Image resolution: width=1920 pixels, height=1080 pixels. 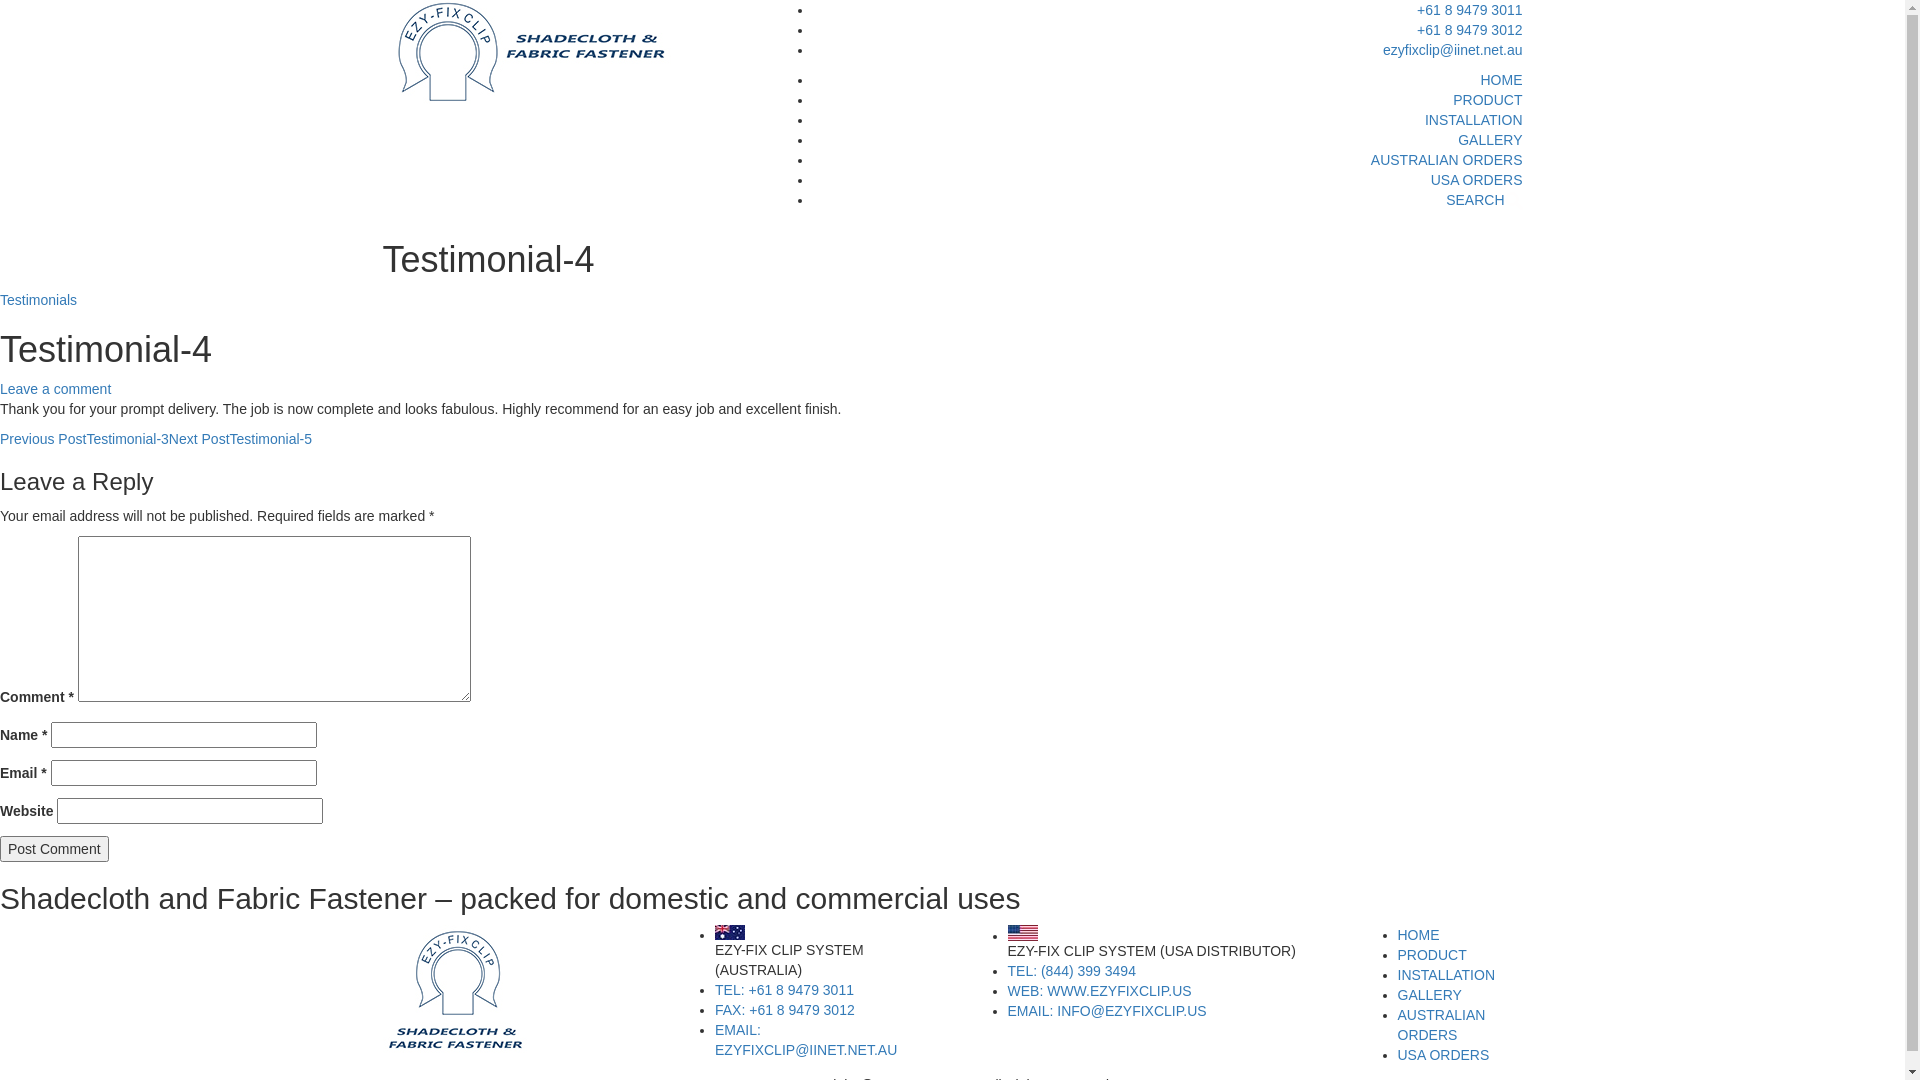 What do you see at coordinates (1446, 974) in the screenshot?
I see `'INSTALLATION'` at bounding box center [1446, 974].